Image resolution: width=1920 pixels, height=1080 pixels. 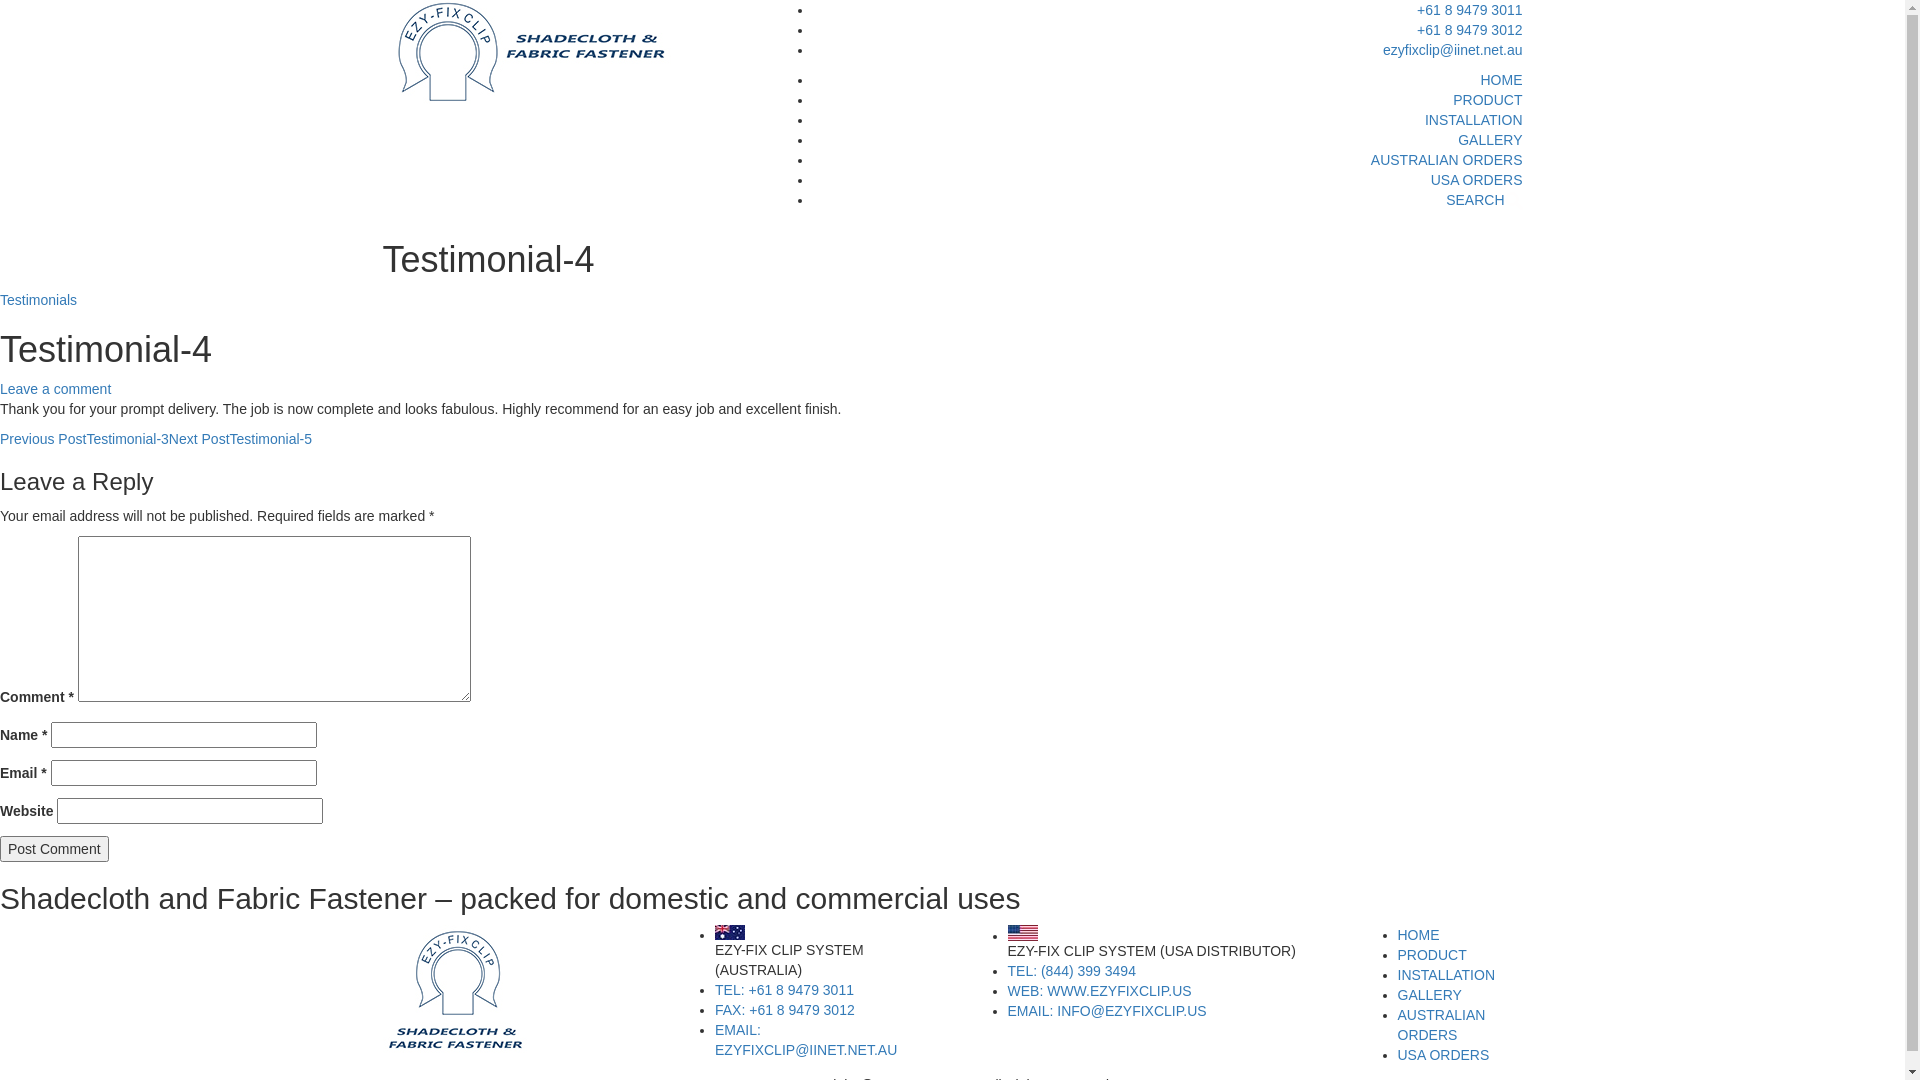 What do you see at coordinates (1446, 974) in the screenshot?
I see `'INSTALLATION'` at bounding box center [1446, 974].